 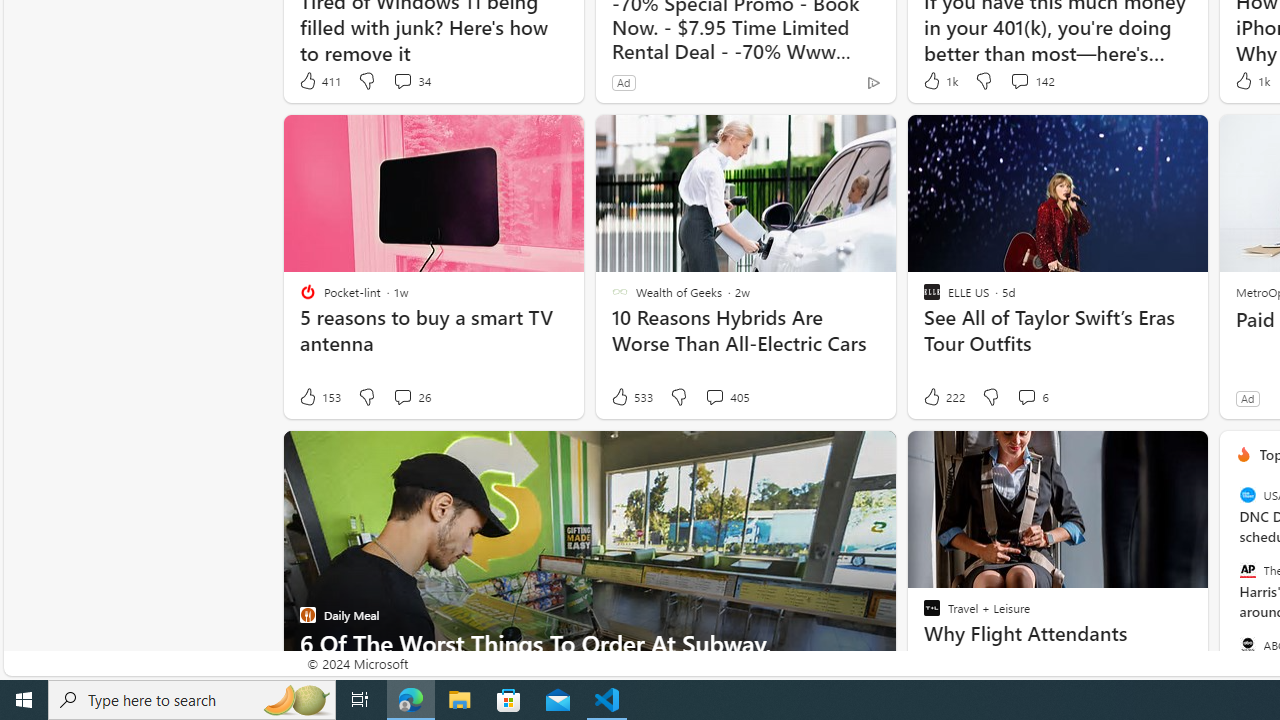 What do you see at coordinates (401, 80) in the screenshot?
I see `'View comments 34 Comment'` at bounding box center [401, 80].